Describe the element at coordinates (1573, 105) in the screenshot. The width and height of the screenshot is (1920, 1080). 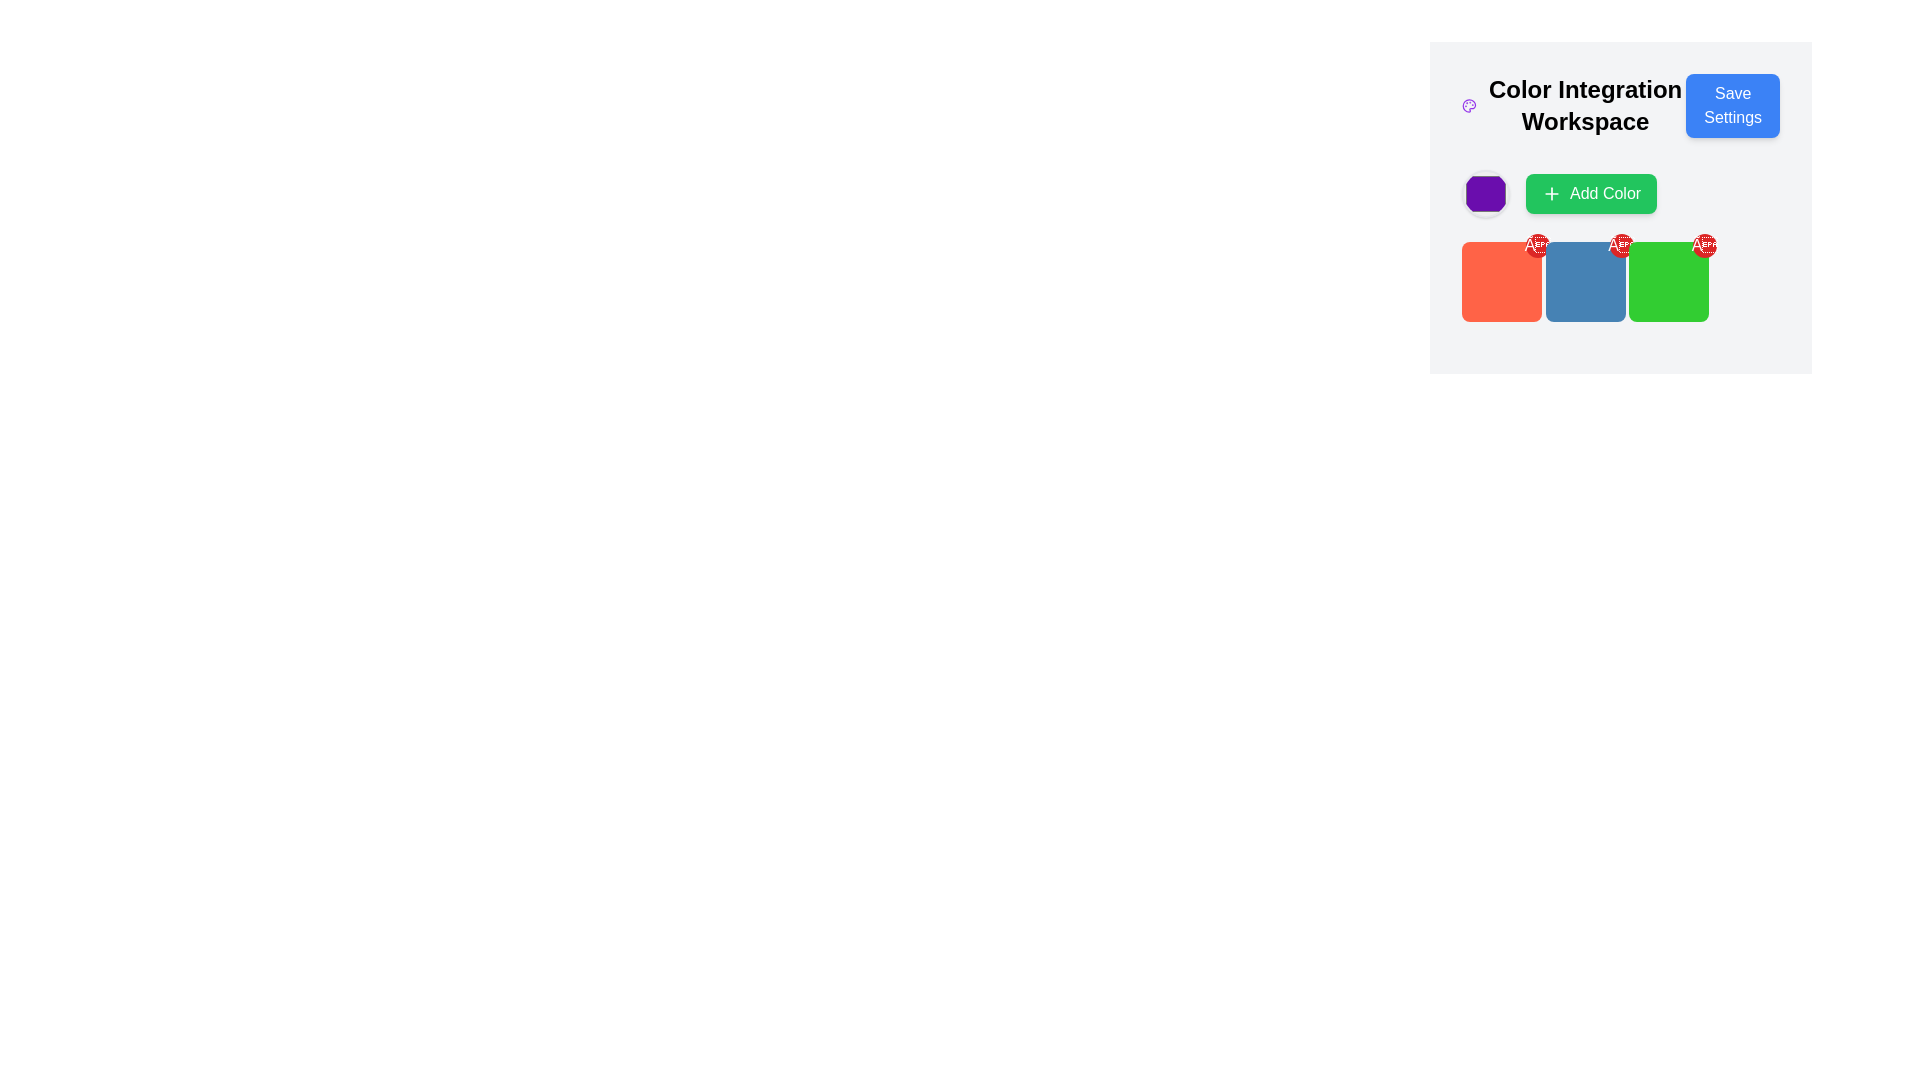
I see `bold text displayed in the heading element that says 'Color Integration Workspace' located at the top left quadrant of the module layout` at that location.